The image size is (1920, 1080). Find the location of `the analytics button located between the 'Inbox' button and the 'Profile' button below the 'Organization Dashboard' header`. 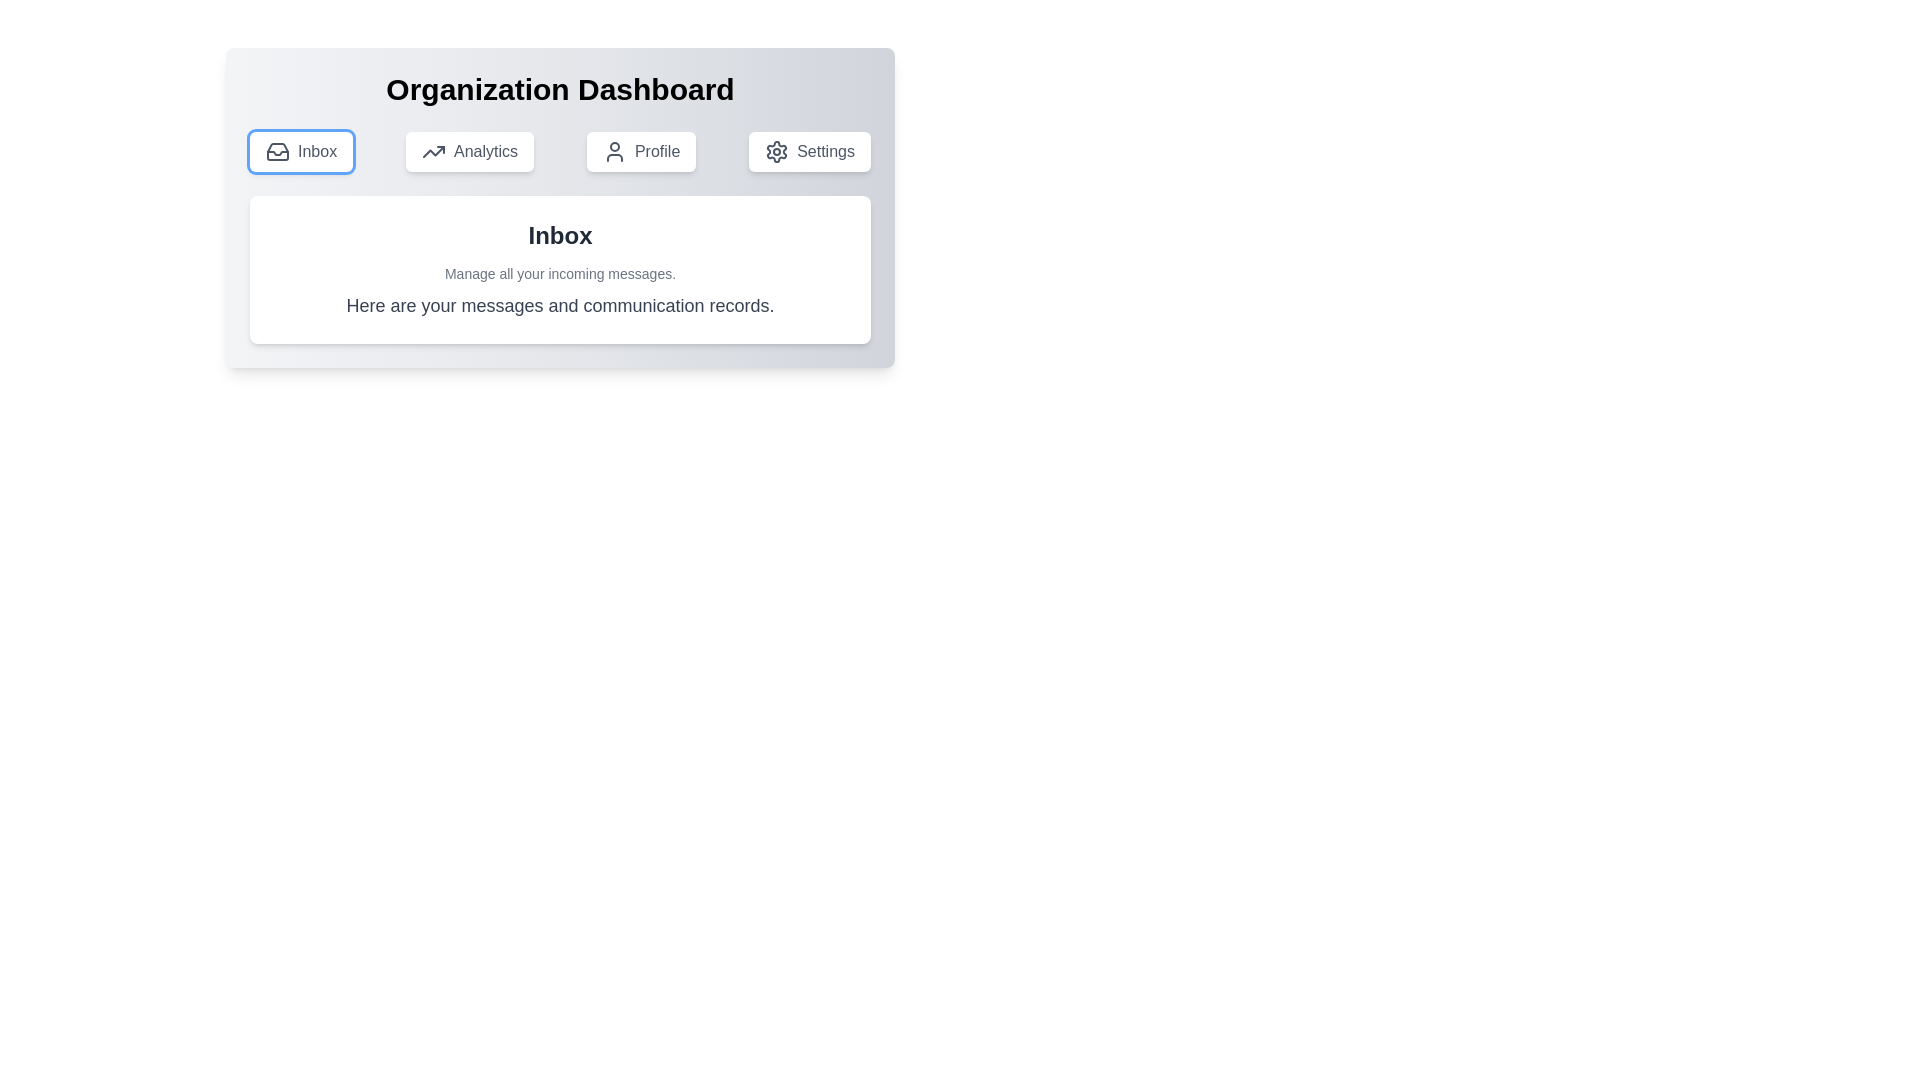

the analytics button located between the 'Inbox' button and the 'Profile' button below the 'Organization Dashboard' header is located at coordinates (469, 150).